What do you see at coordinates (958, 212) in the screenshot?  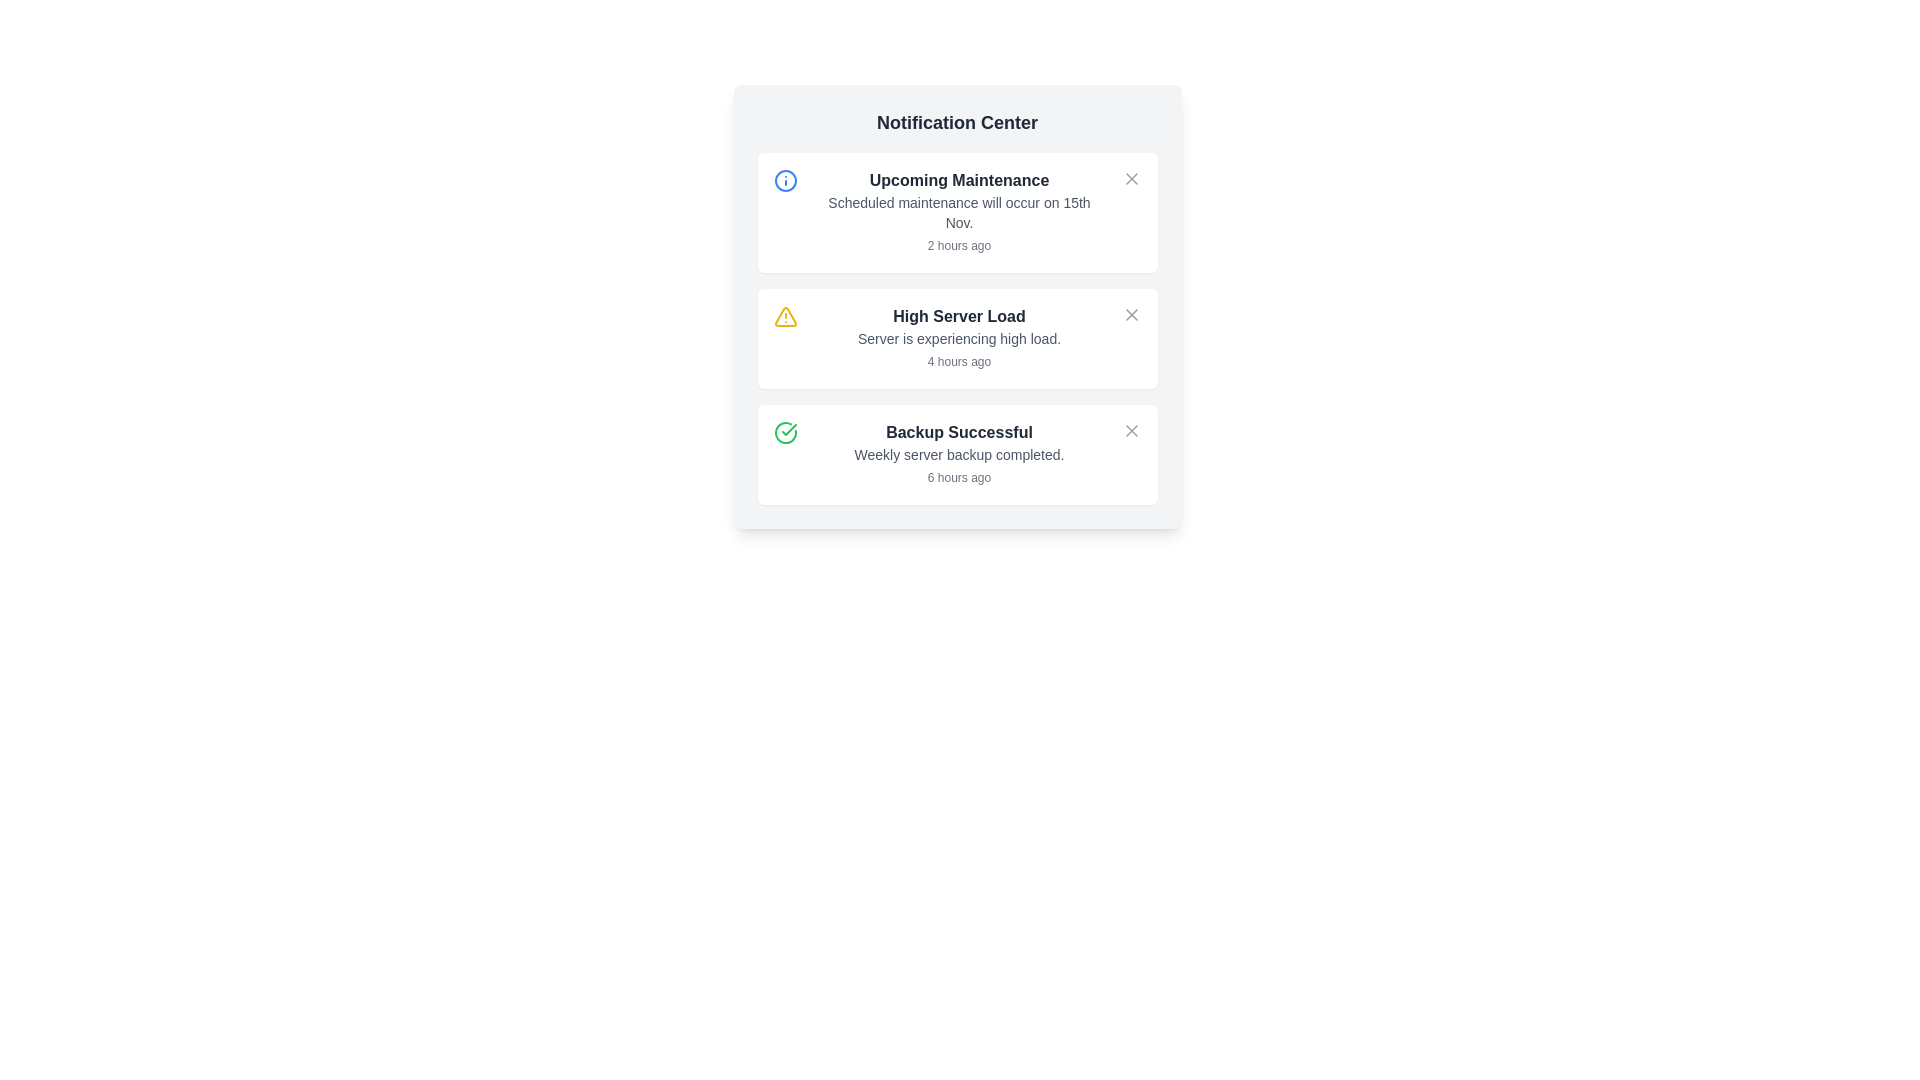 I see `the informational text element that provides additional details about the 'Upcoming Maintenance' notification, positioned centrally within the notification box` at bounding box center [958, 212].